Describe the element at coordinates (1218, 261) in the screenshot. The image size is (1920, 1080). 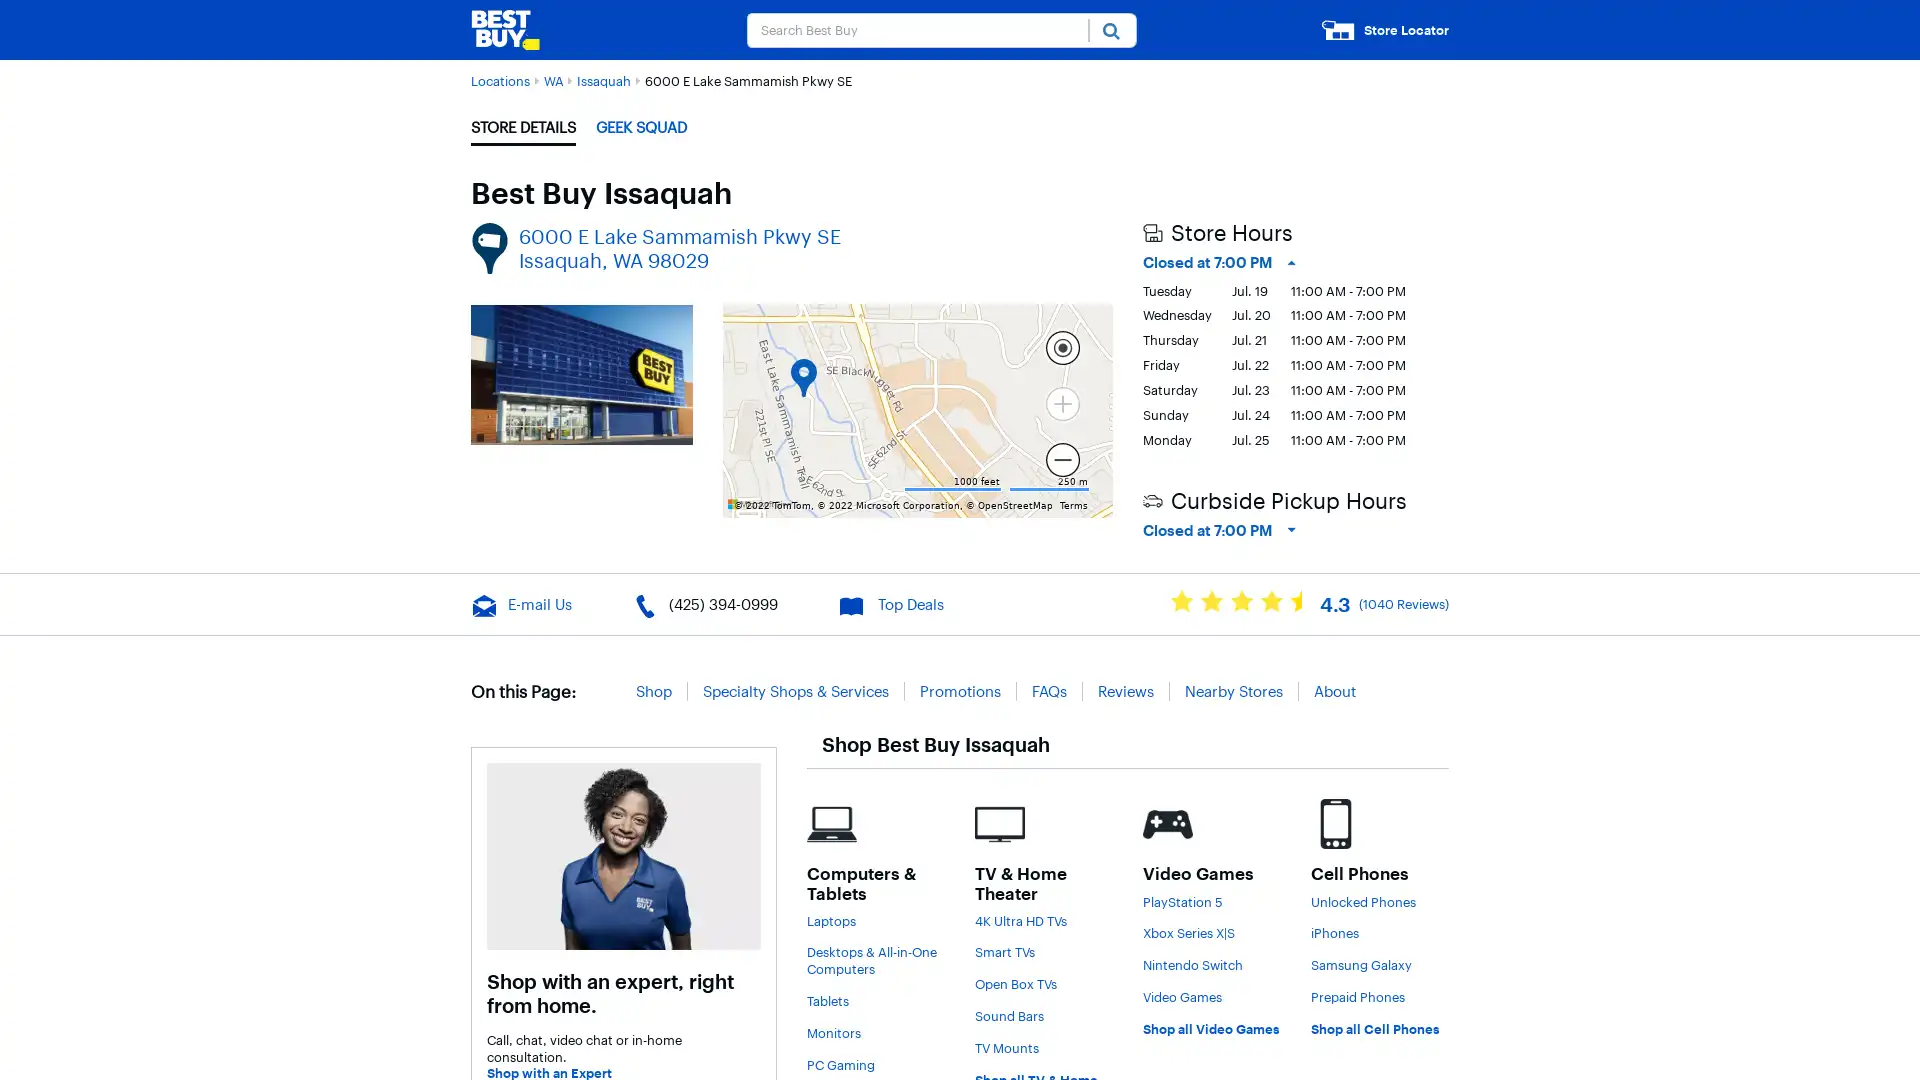
I see `Closed at 7:00 PM` at that location.